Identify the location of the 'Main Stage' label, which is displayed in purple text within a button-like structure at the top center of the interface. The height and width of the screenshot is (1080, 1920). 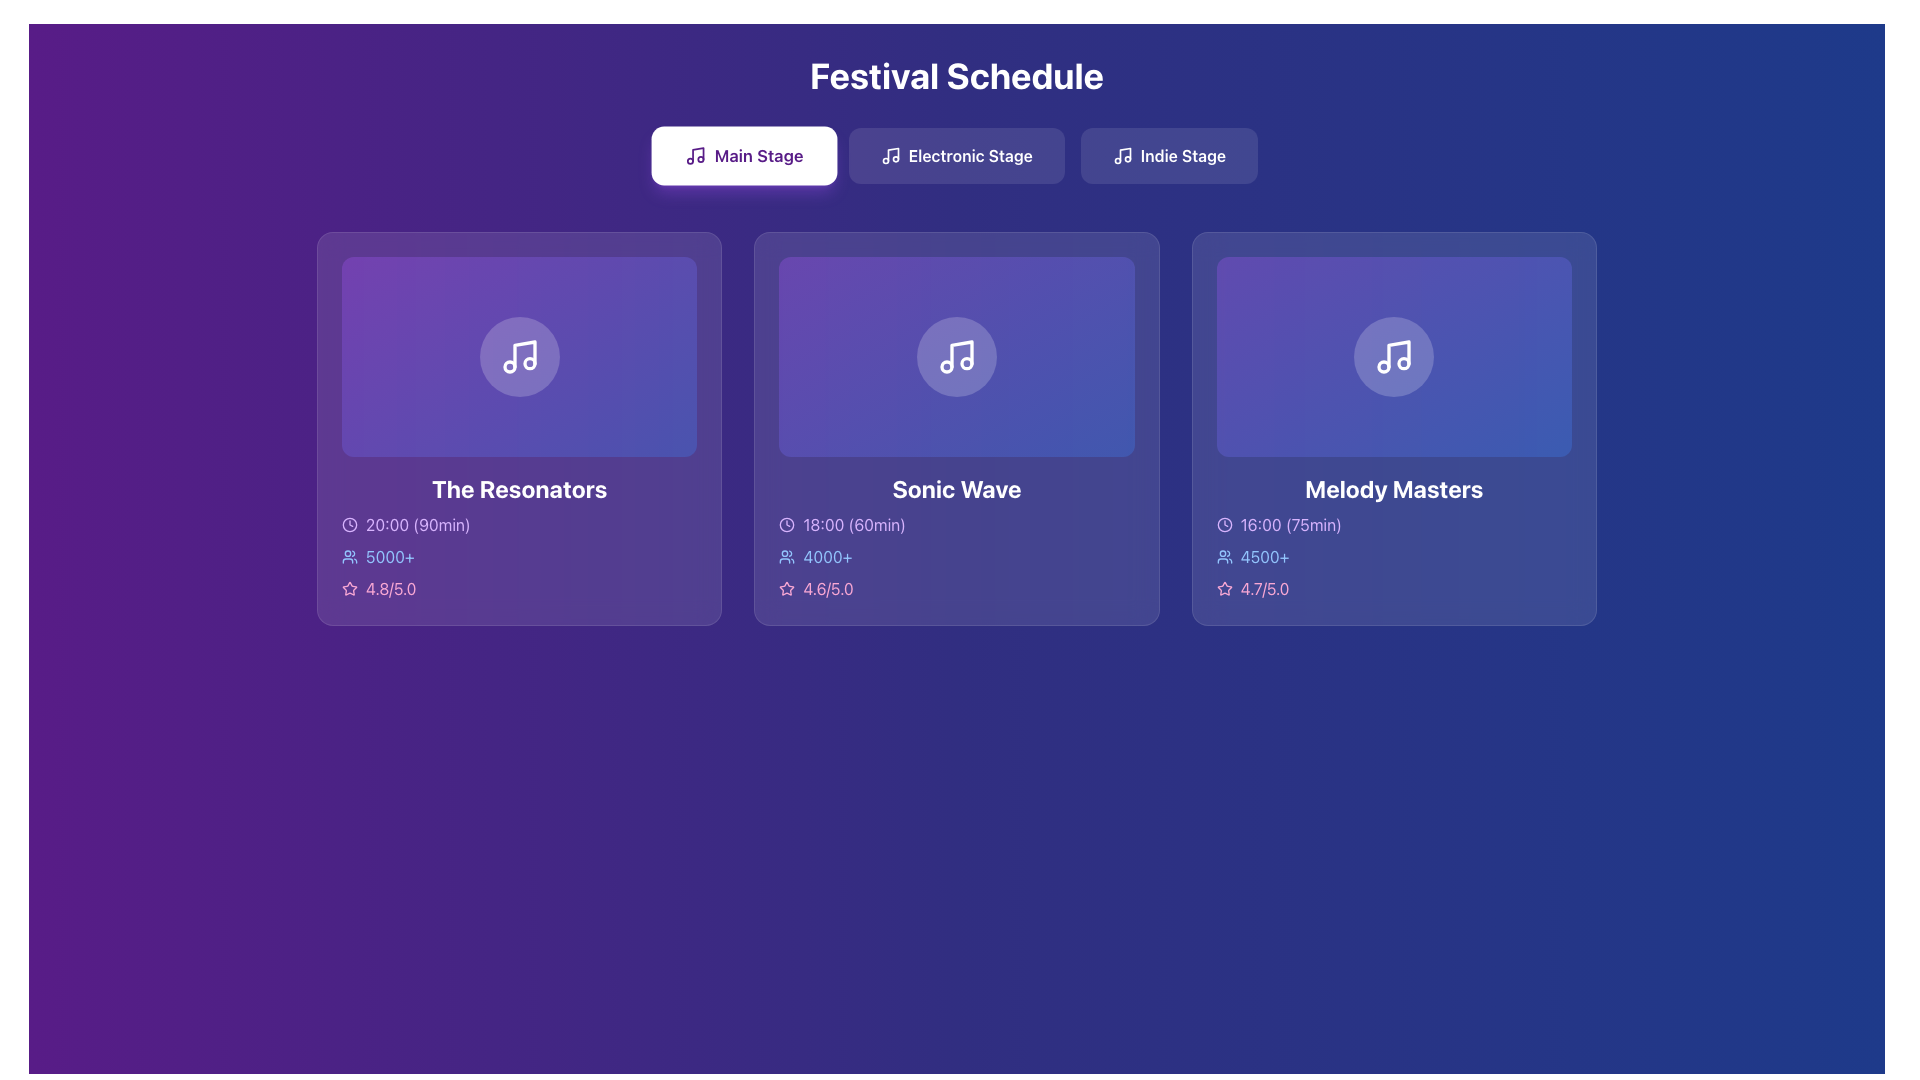
(757, 154).